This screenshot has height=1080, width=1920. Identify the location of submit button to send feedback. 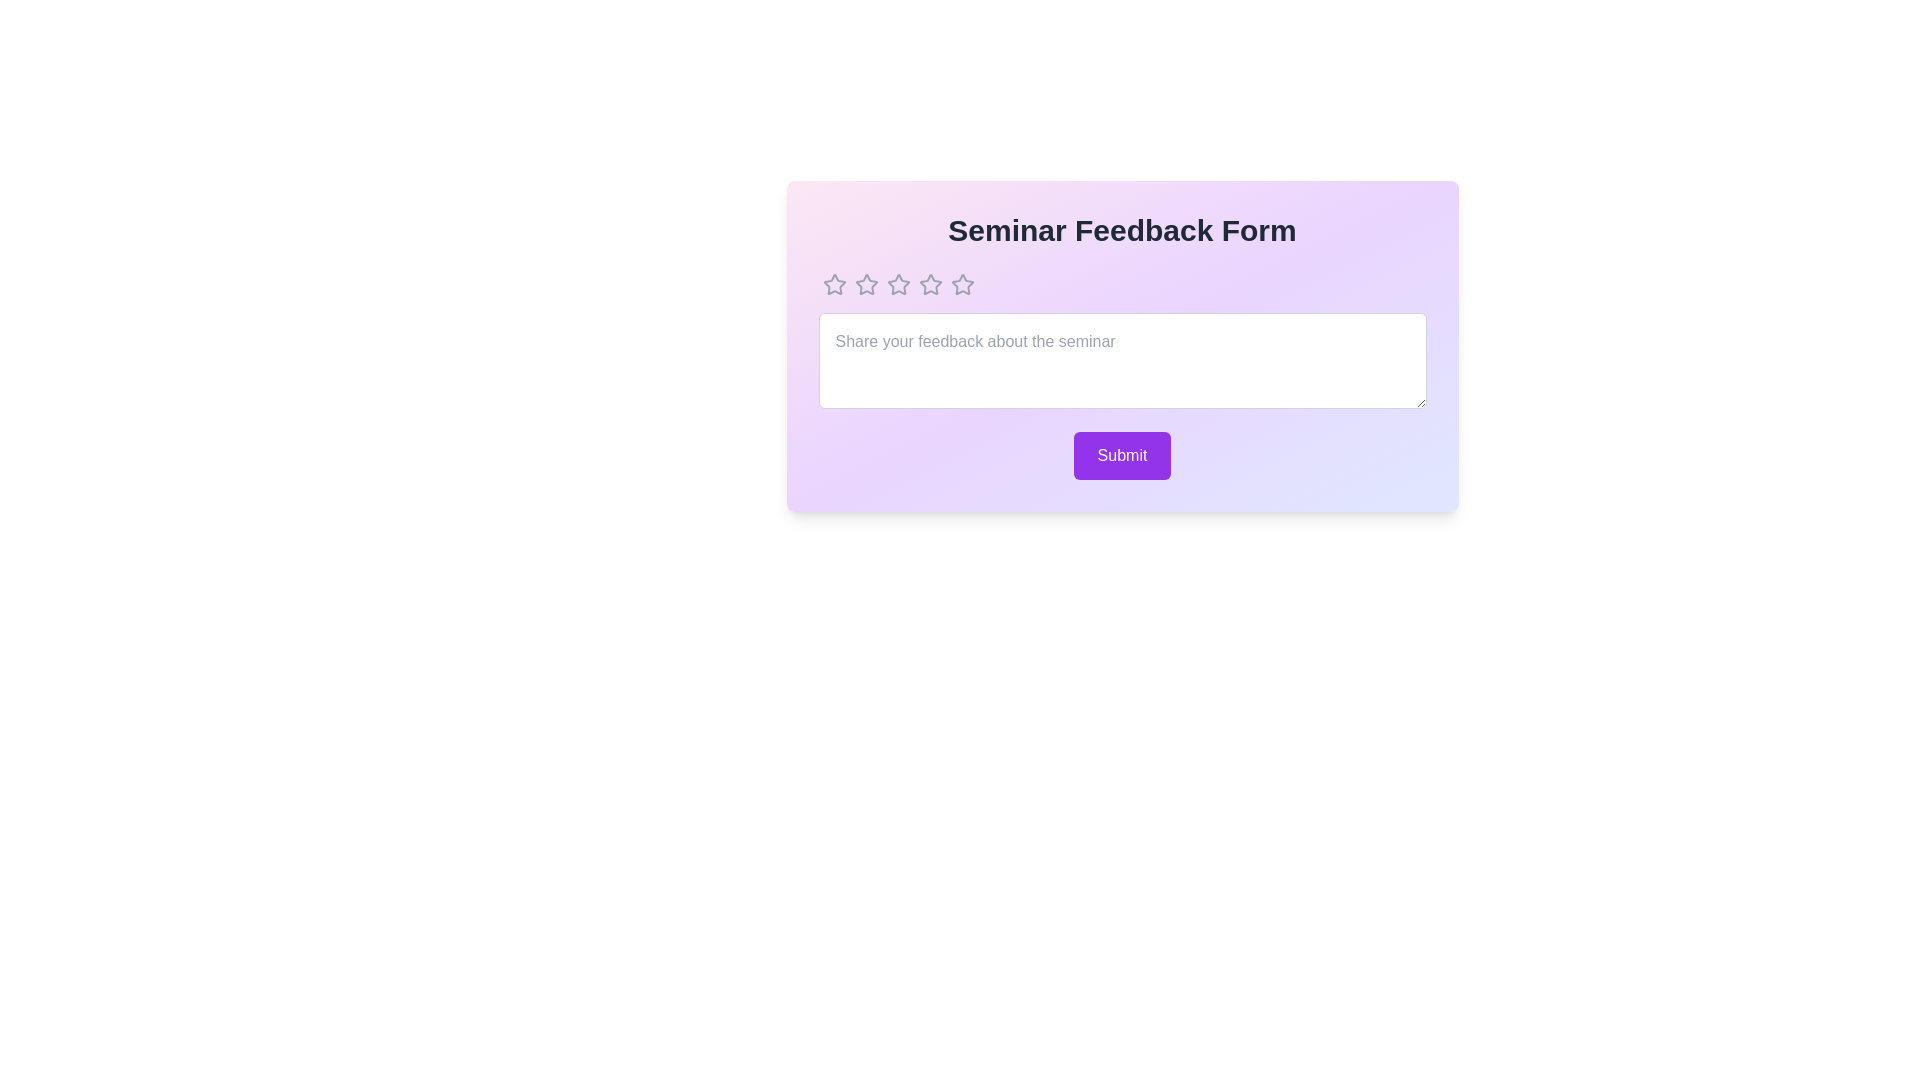
(1122, 455).